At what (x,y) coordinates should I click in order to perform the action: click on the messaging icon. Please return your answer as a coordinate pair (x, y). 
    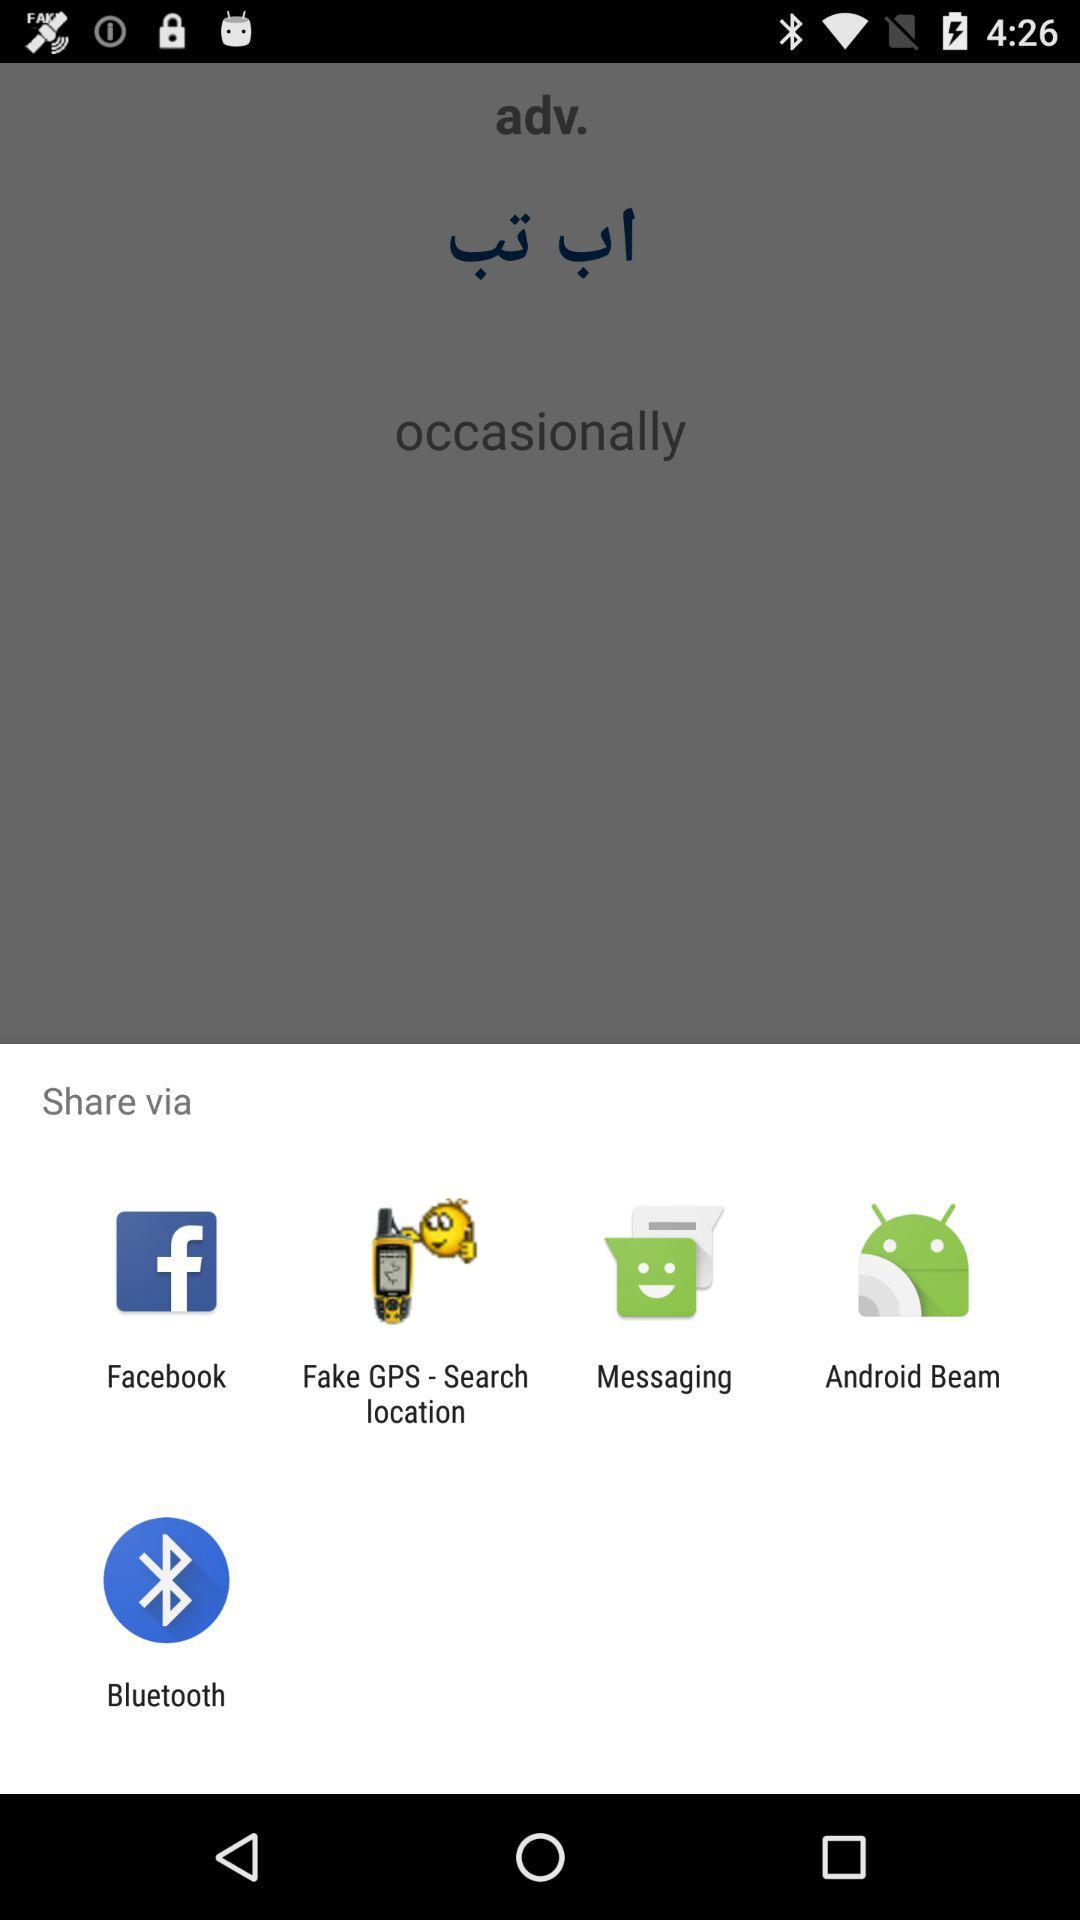
    Looking at the image, I should click on (664, 1392).